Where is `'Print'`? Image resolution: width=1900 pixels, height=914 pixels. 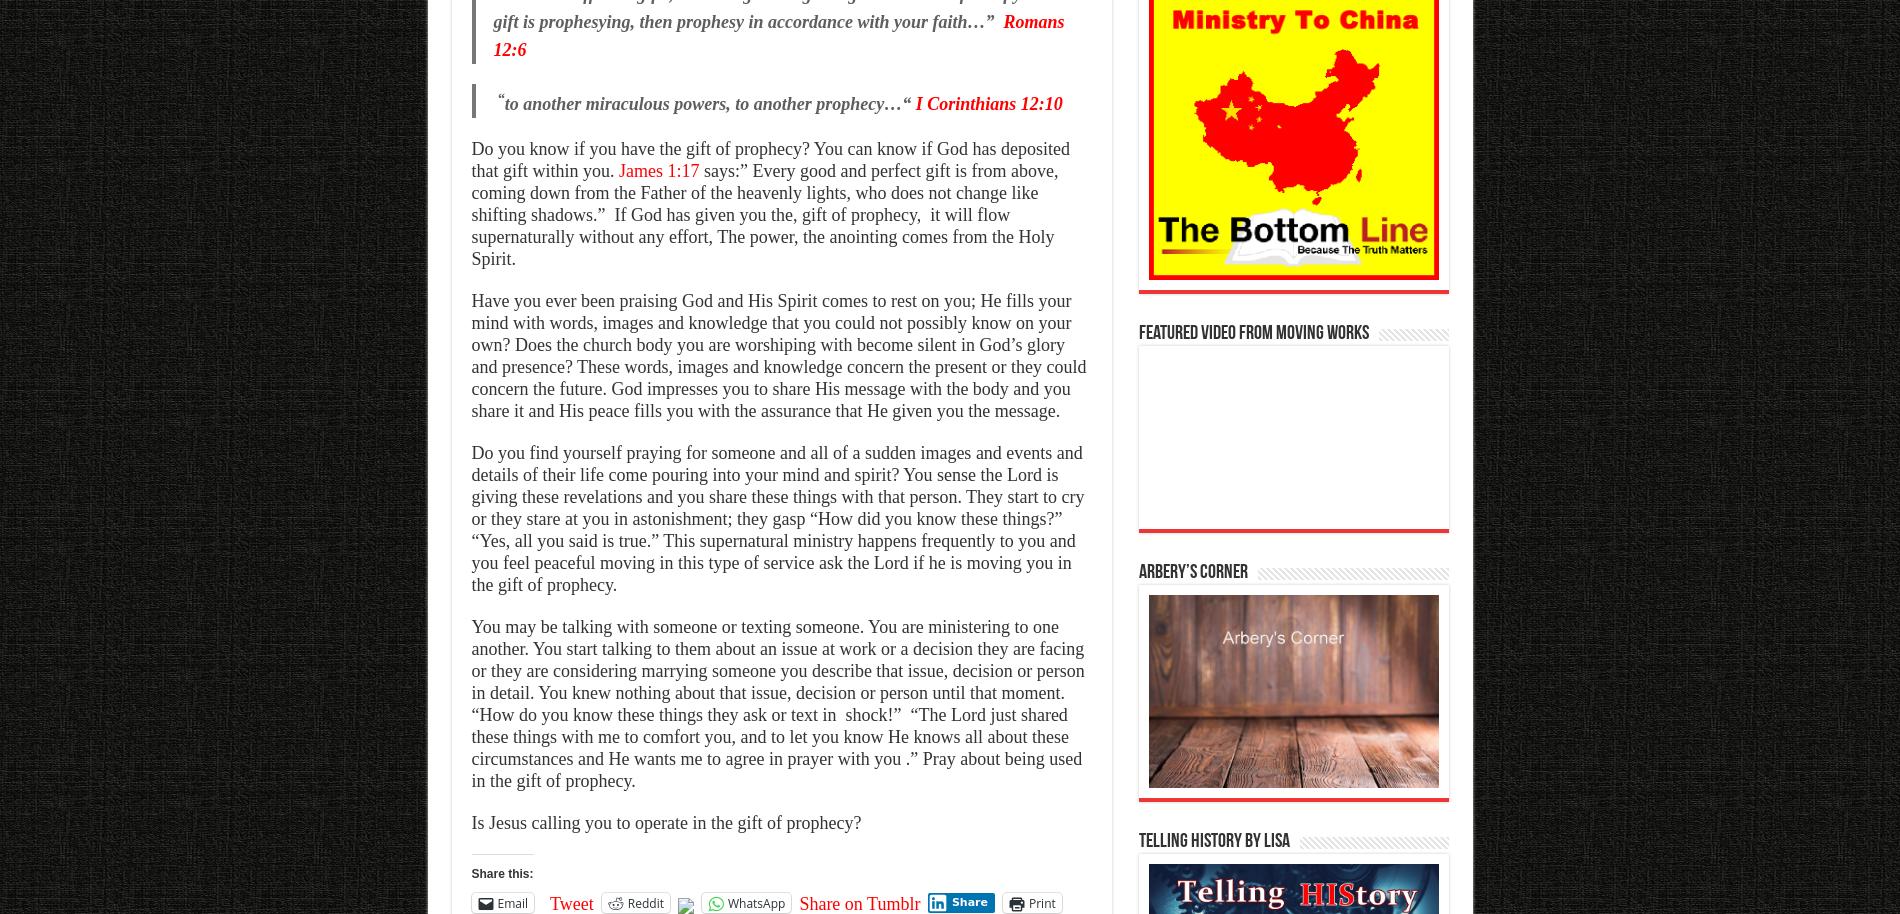
'Print' is located at coordinates (1028, 901).